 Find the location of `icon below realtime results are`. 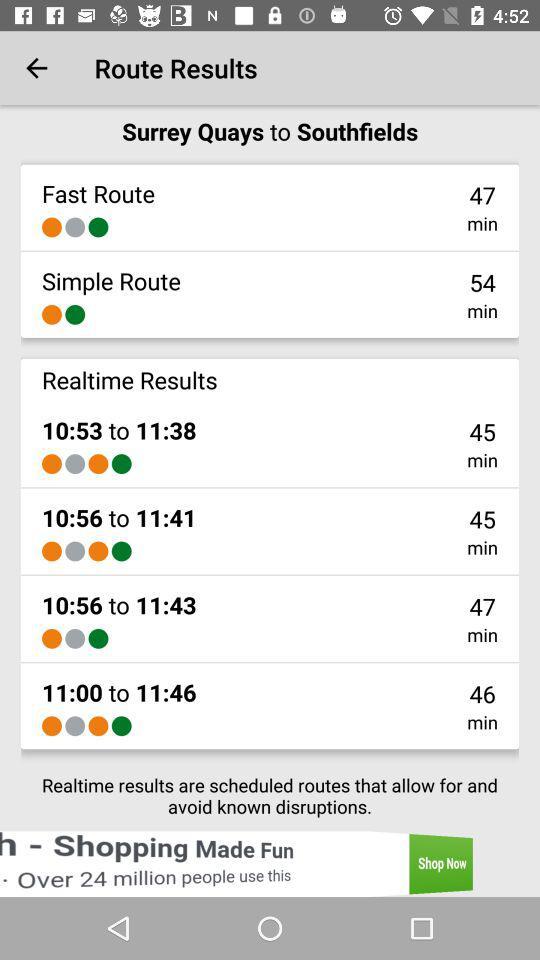

icon below realtime results are is located at coordinates (270, 863).